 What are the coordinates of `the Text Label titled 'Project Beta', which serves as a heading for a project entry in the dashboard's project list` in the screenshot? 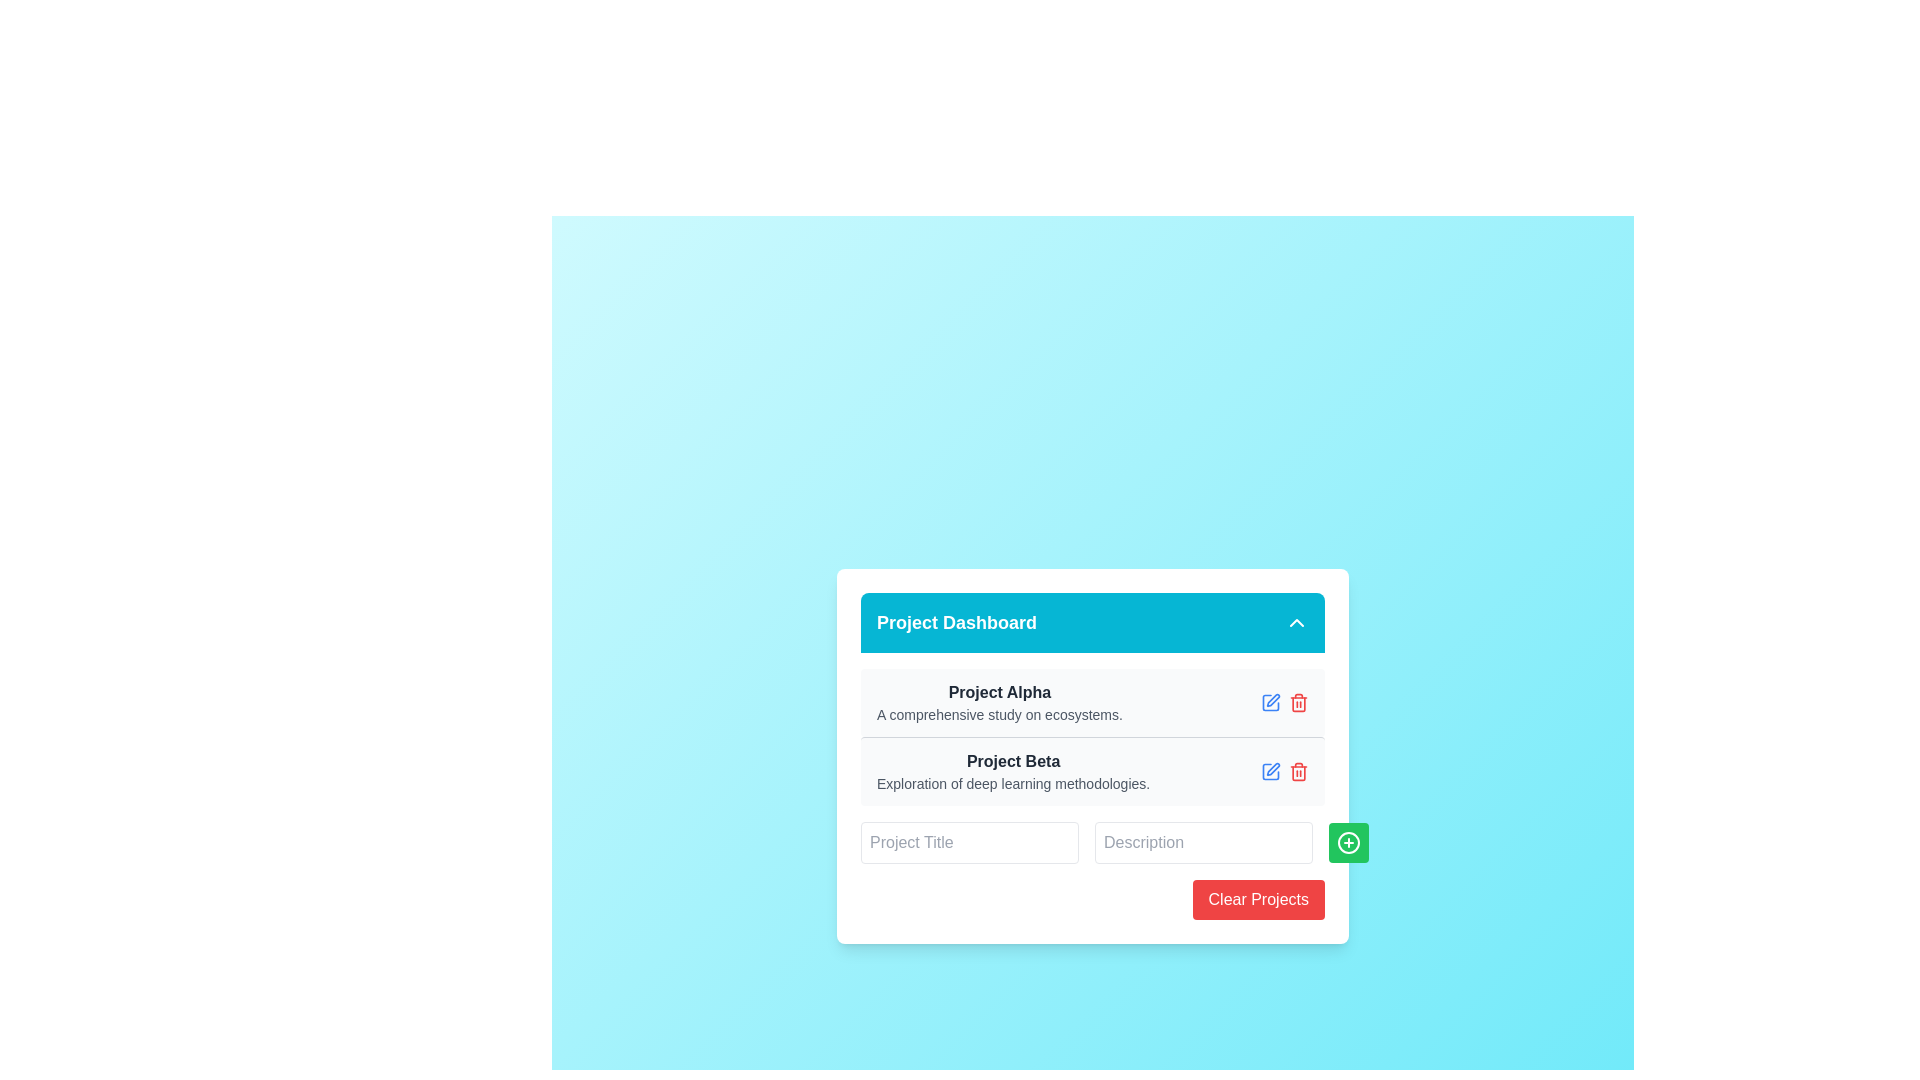 It's located at (1013, 761).